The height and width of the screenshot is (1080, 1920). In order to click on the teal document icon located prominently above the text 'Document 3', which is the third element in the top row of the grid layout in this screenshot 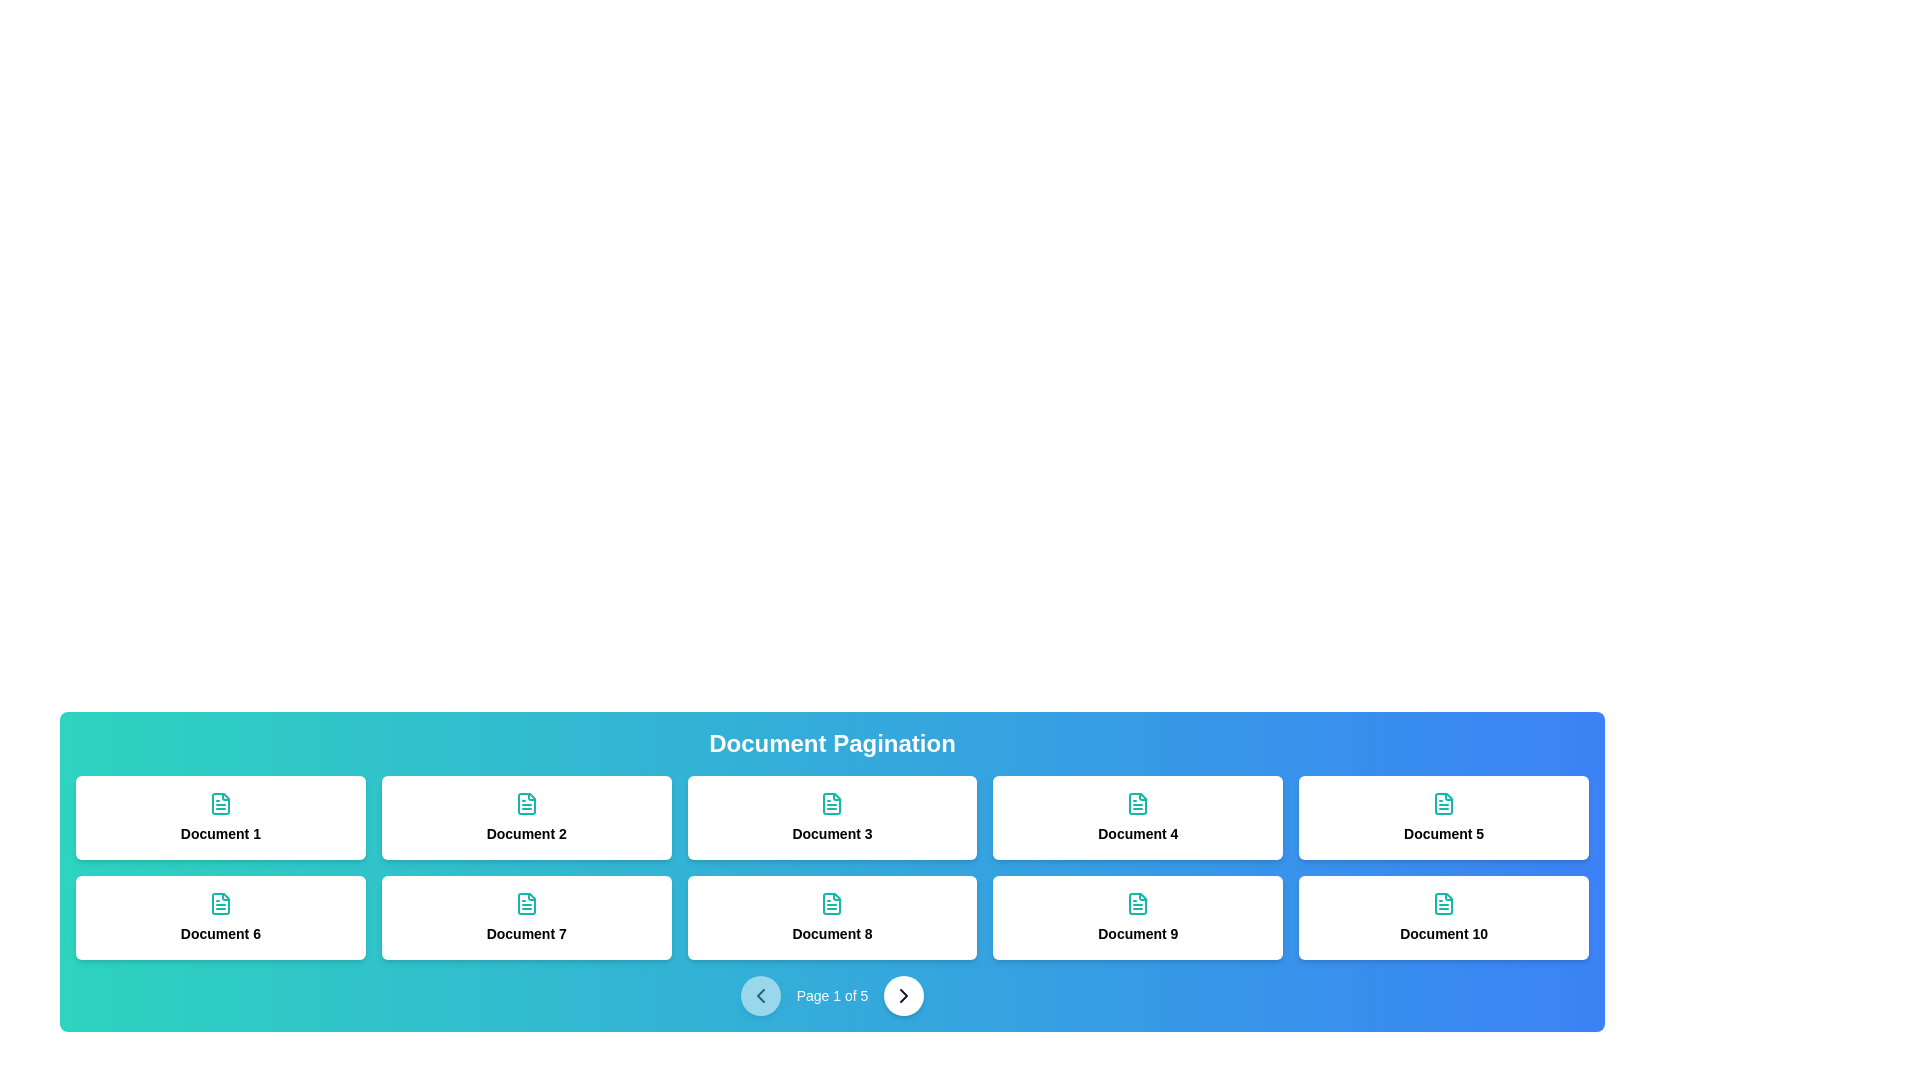, I will do `click(832, 802)`.